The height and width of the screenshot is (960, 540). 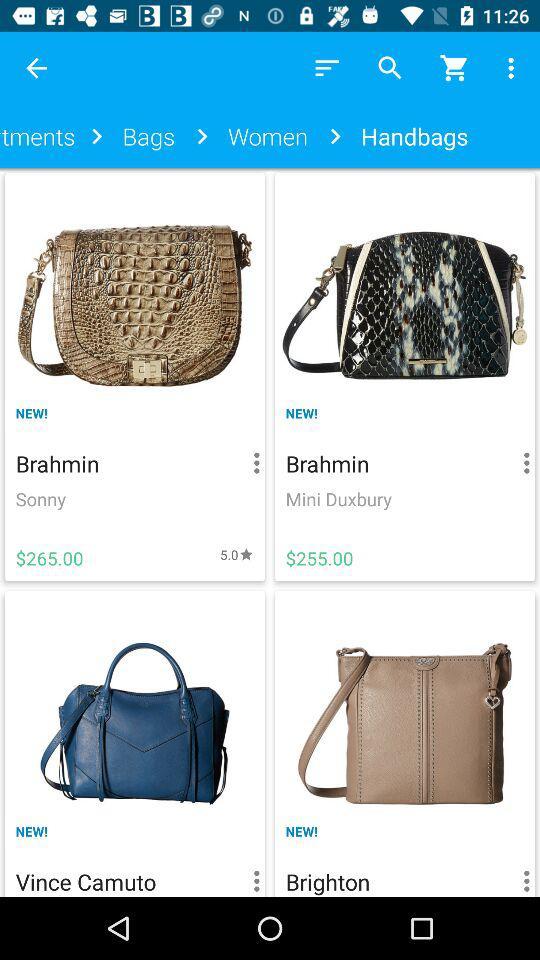 I want to click on trolly icon, so click(x=455, y=67).